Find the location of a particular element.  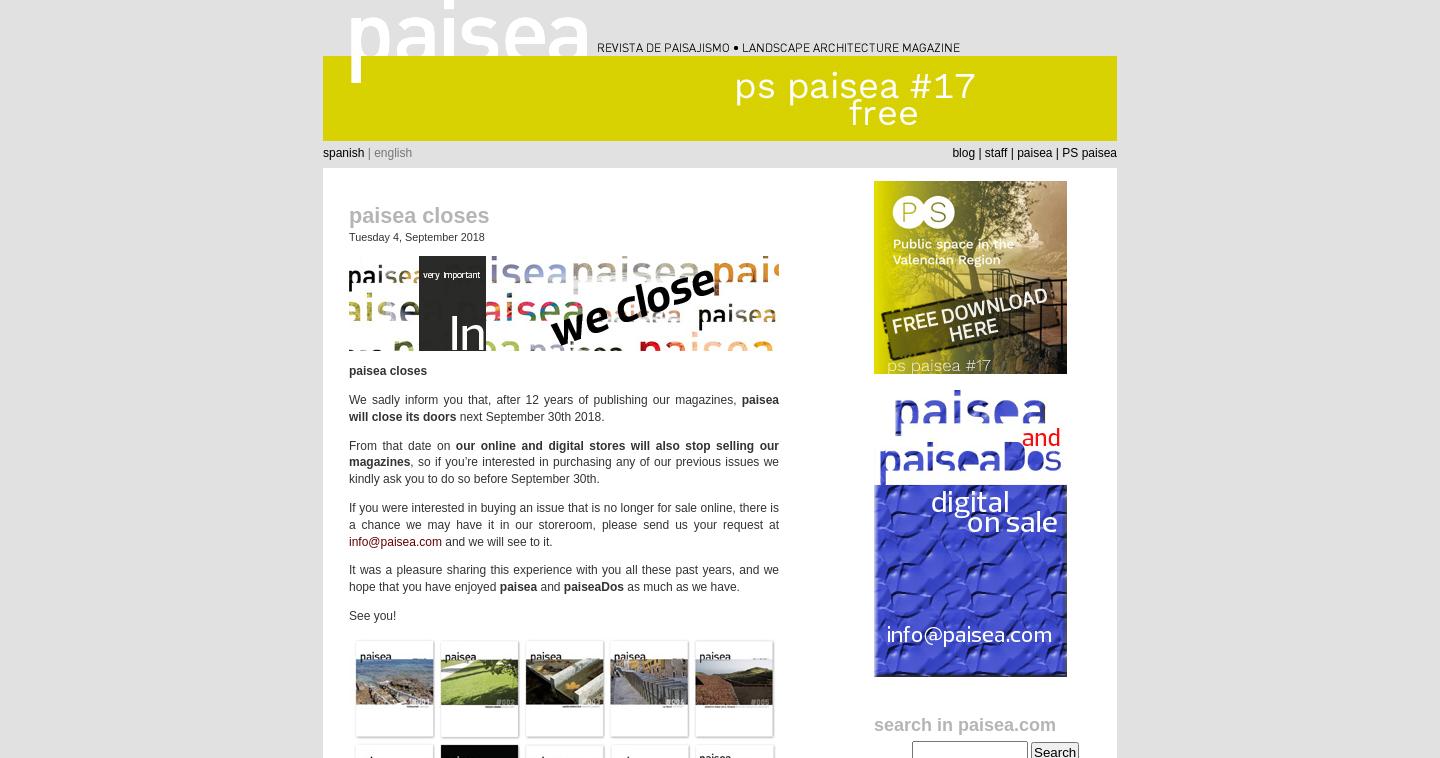

'paisea will close its doors' is located at coordinates (564, 406).